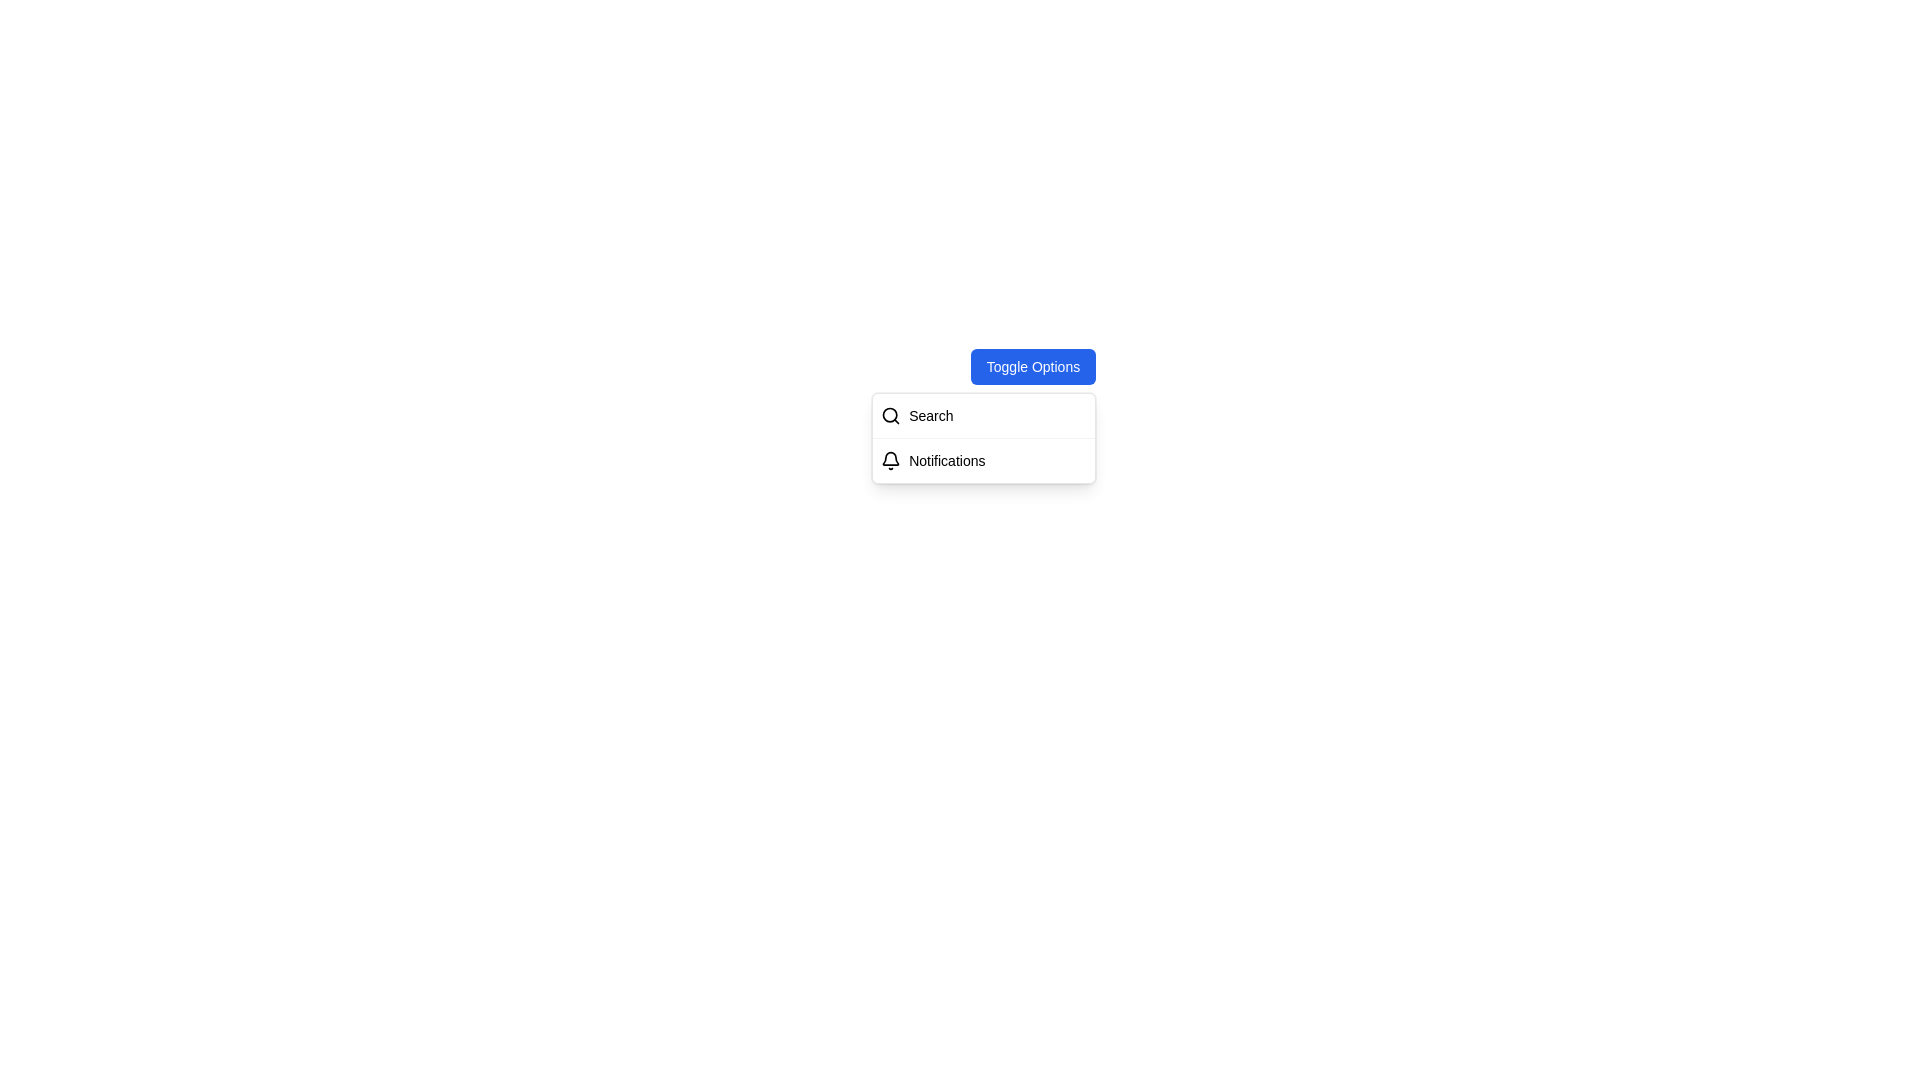  Describe the element at coordinates (1033, 366) in the screenshot. I see `the button located at the top of the dropdown menu, which toggles the visibility of additional options` at that location.